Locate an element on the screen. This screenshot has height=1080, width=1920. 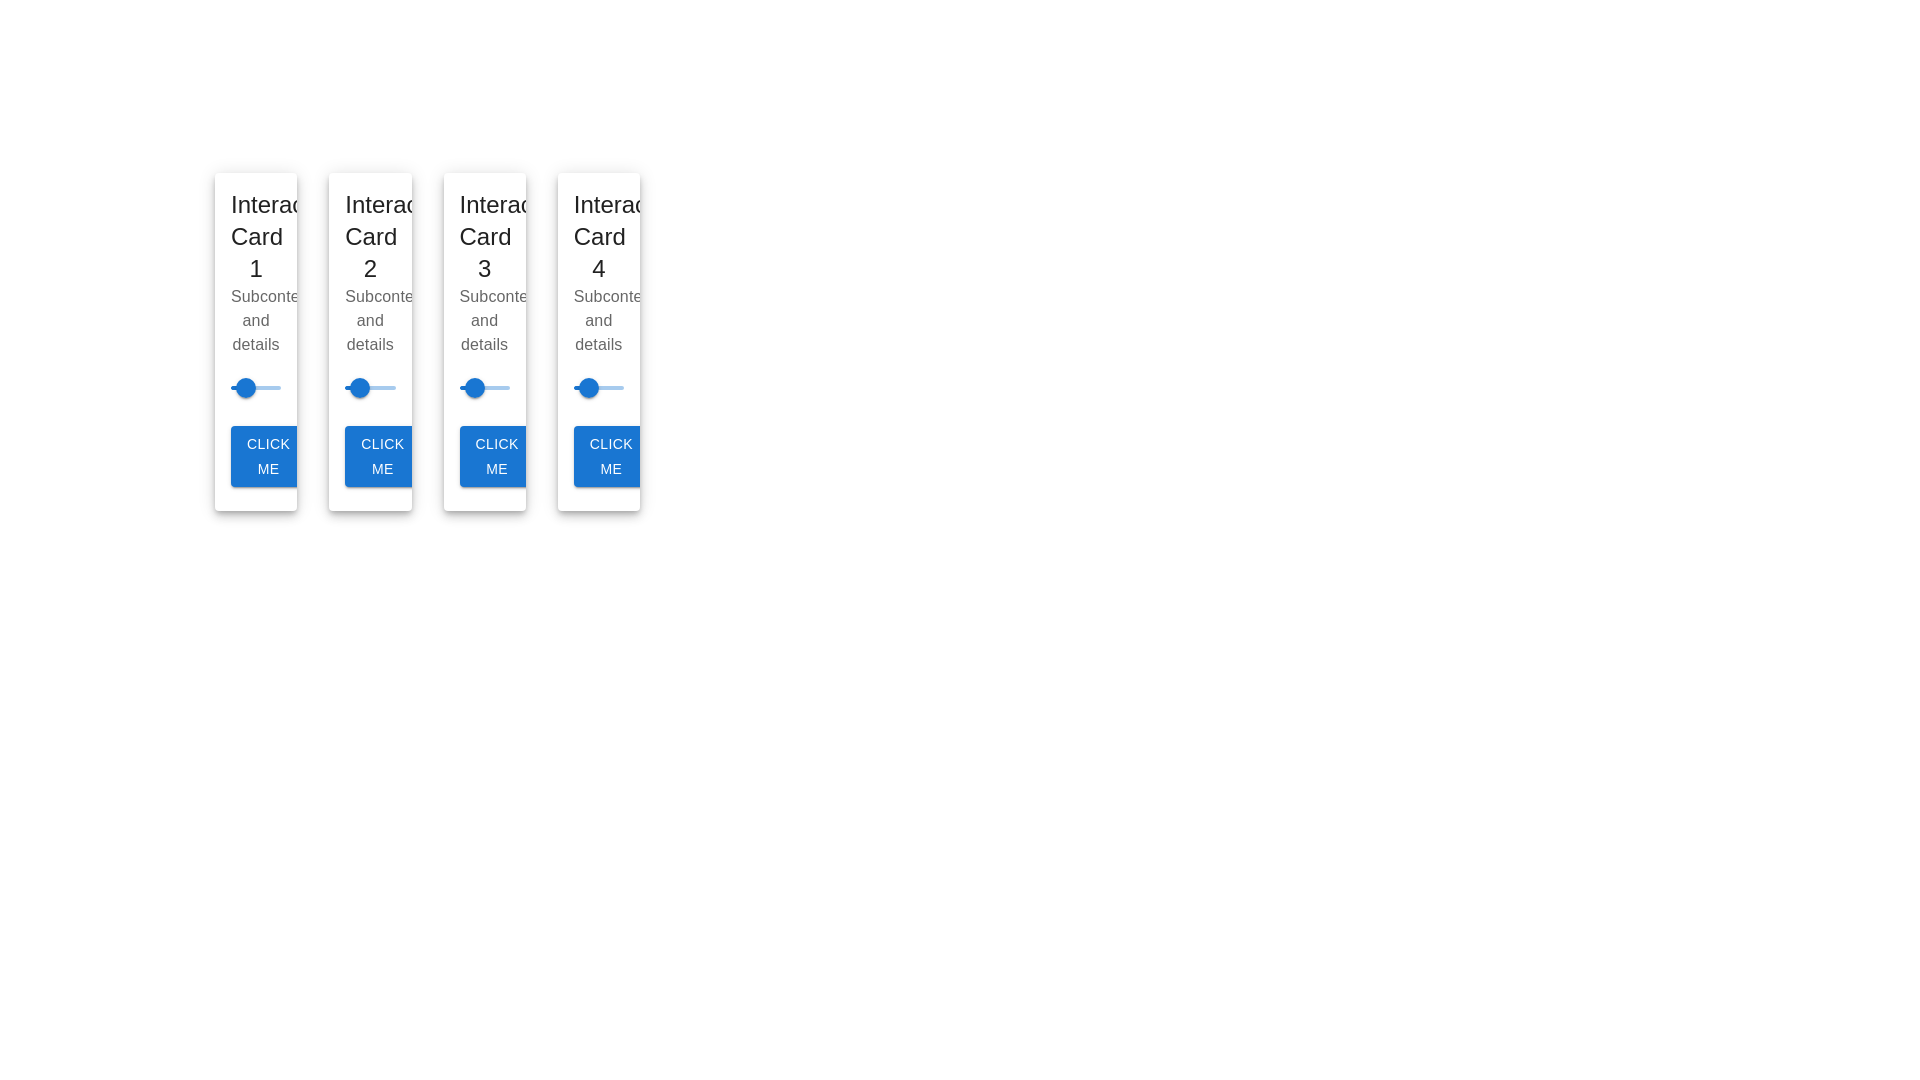
the slider is located at coordinates (246, 388).